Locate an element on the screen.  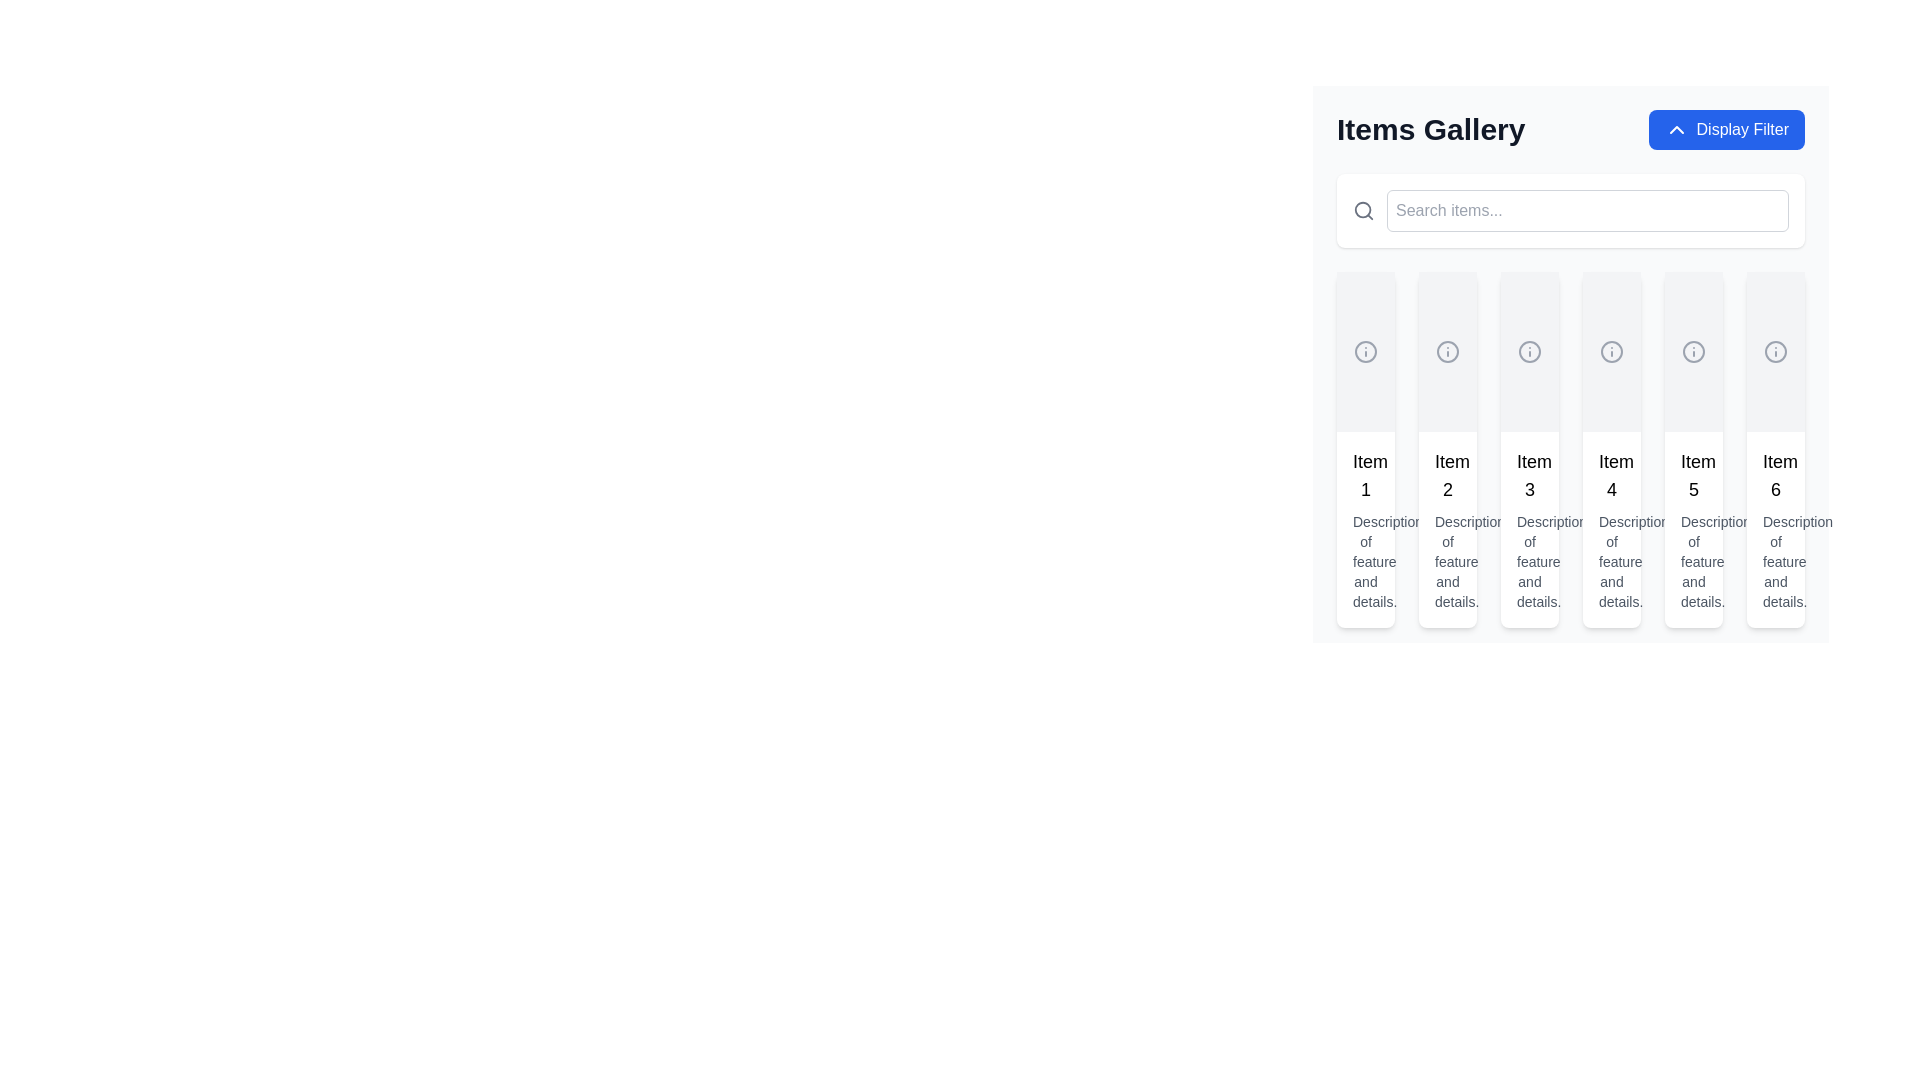
the decorative or informational icon located at the top of the card labeled 'Item 6' in the sixth column of the vertically stacked gallery layout is located at coordinates (1776, 350).